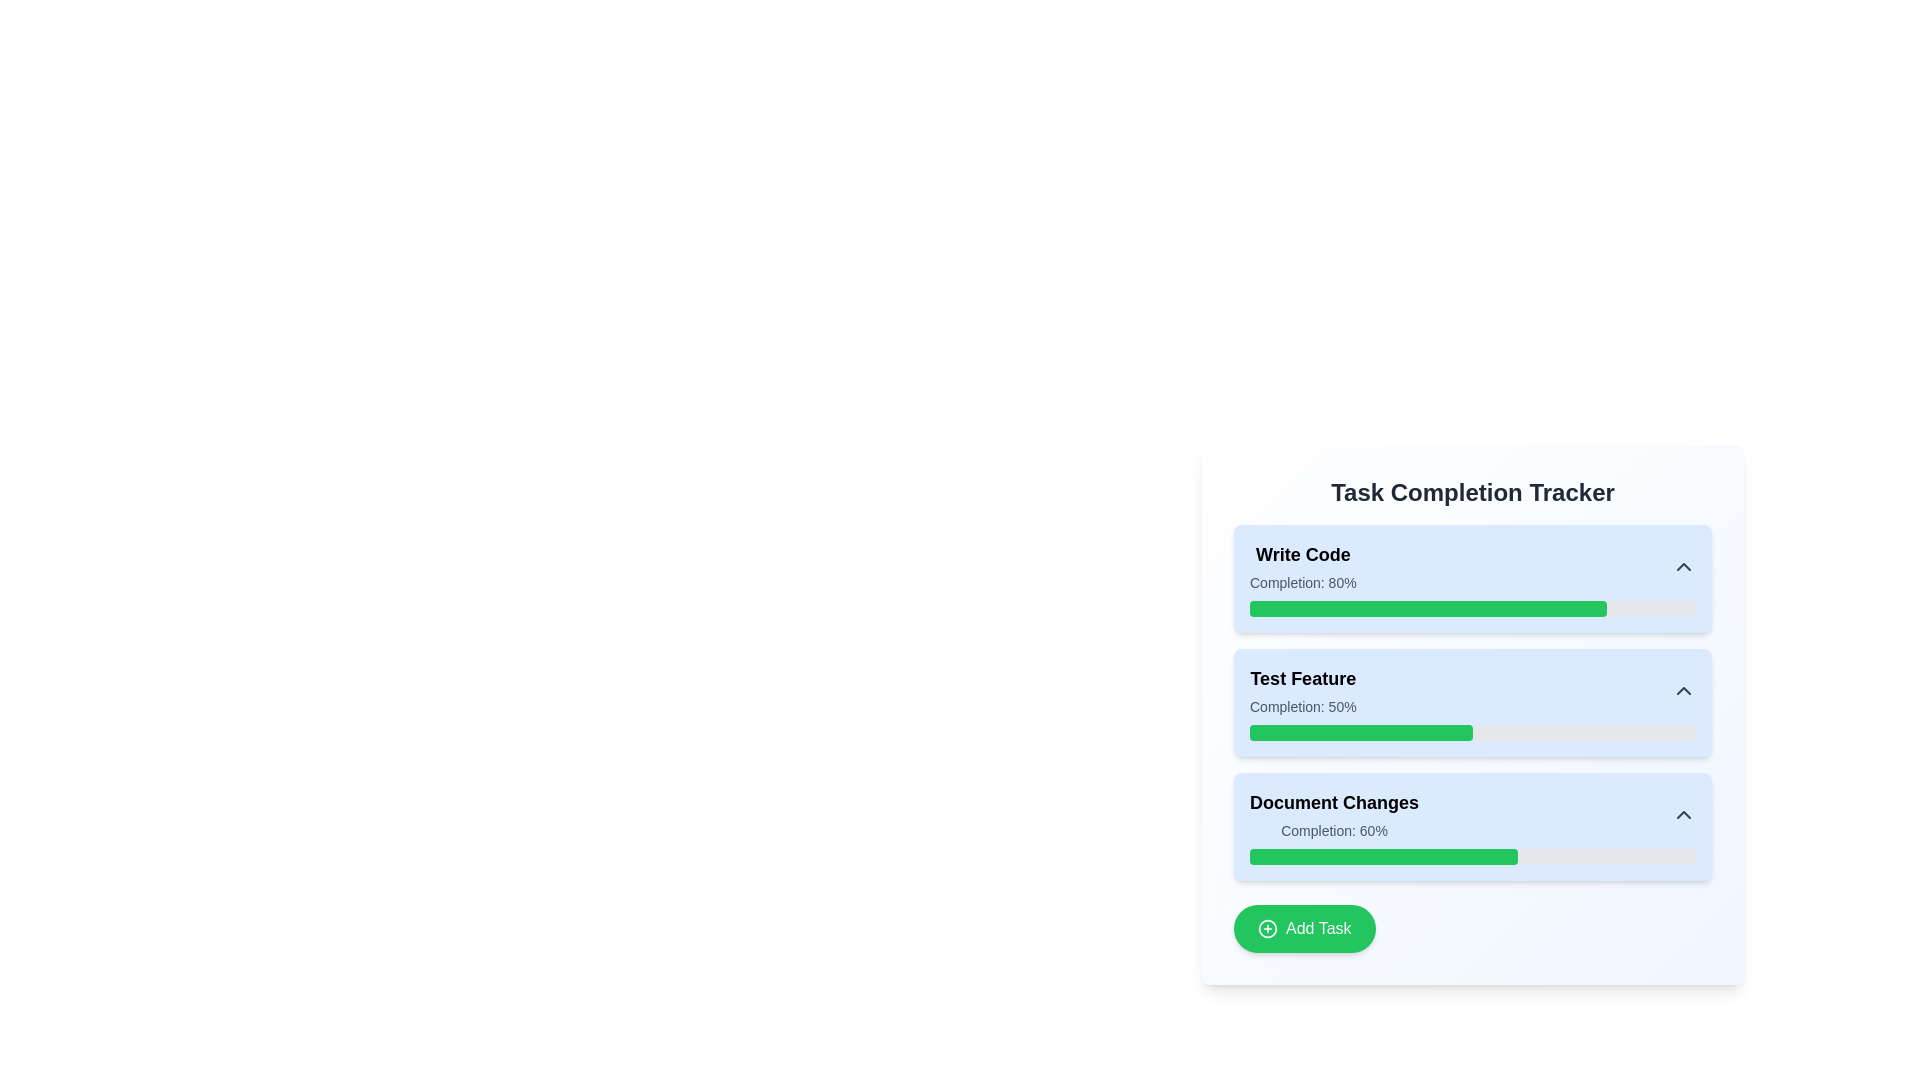 The width and height of the screenshot is (1920, 1080). Describe the element at coordinates (1683, 689) in the screenshot. I see `the toggle button/icon located on the right side of the 'Test Feature' section to activate its hover effect` at that location.